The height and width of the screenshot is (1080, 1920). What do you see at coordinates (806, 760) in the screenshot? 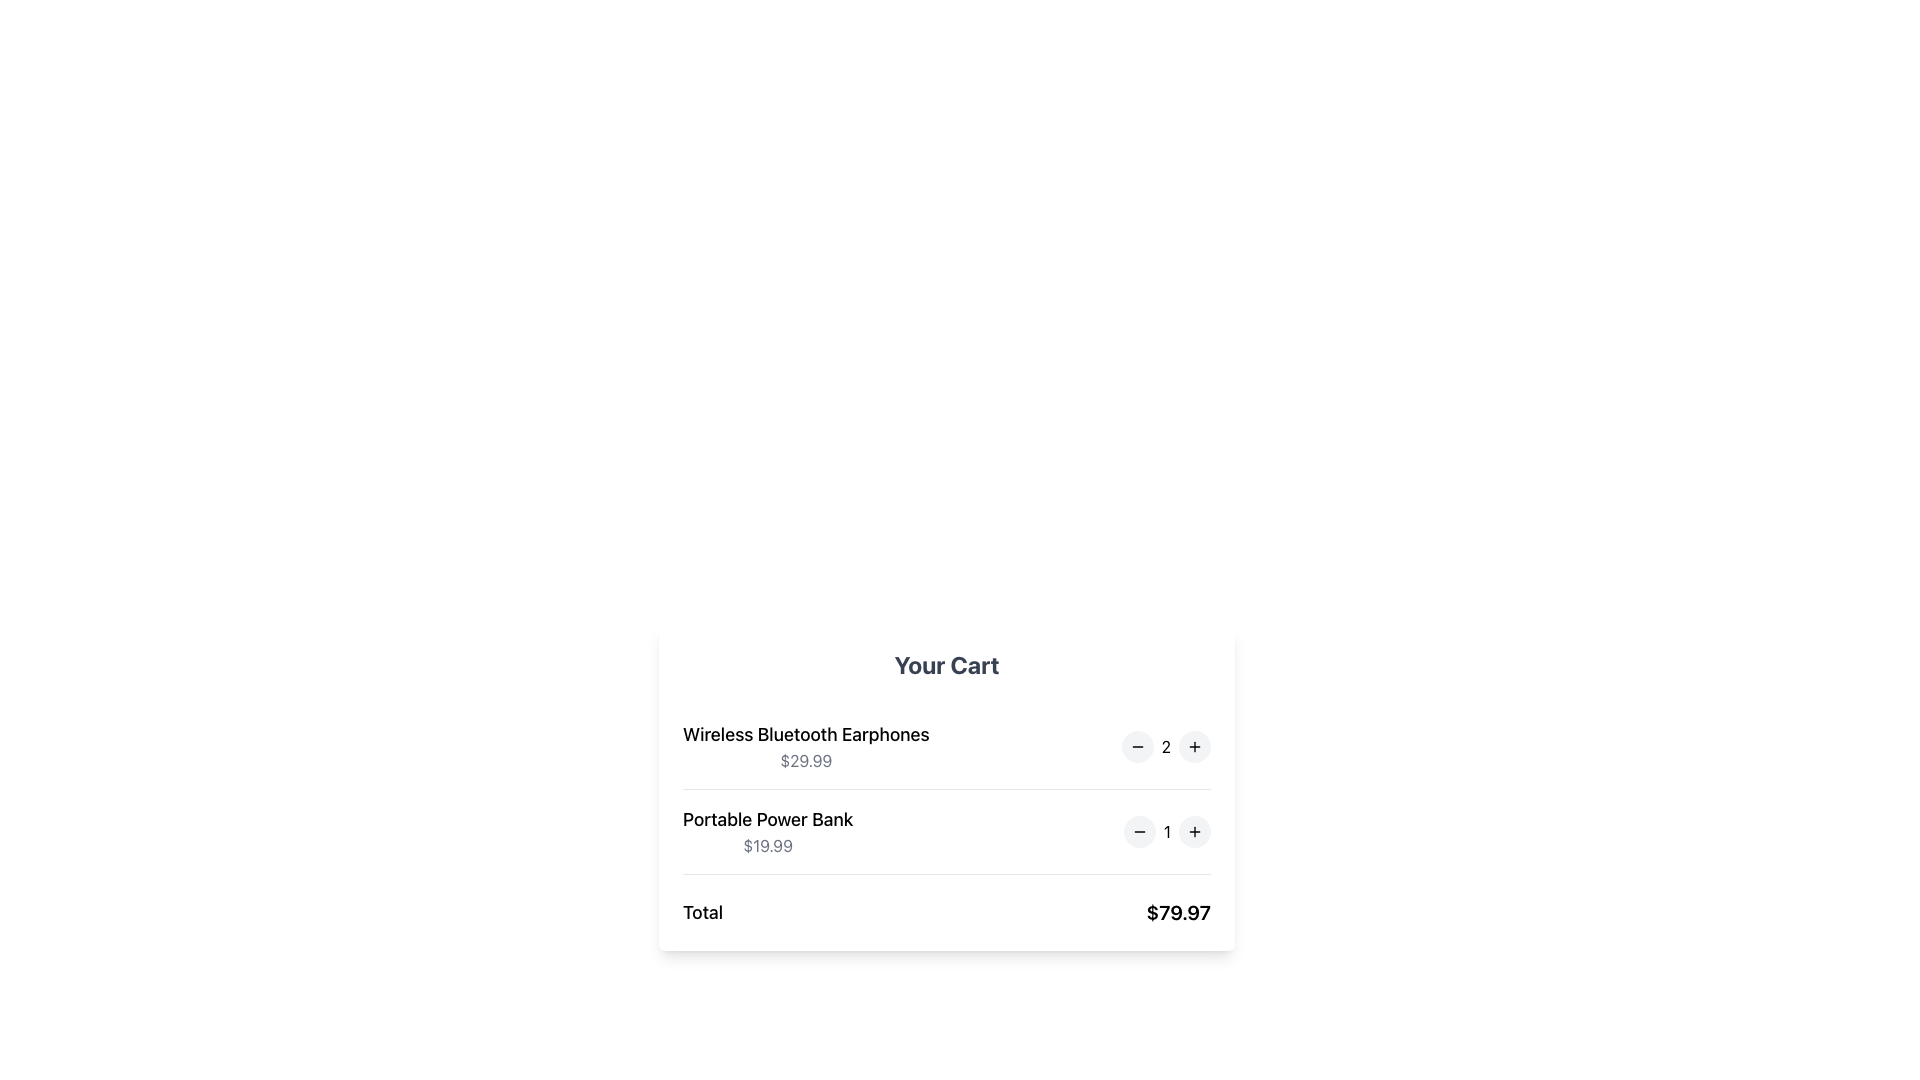
I see `the price text label for 'Wireless Bluetooth Earphones' located in the 'Your Cart' section, which is directly below the product name` at bounding box center [806, 760].